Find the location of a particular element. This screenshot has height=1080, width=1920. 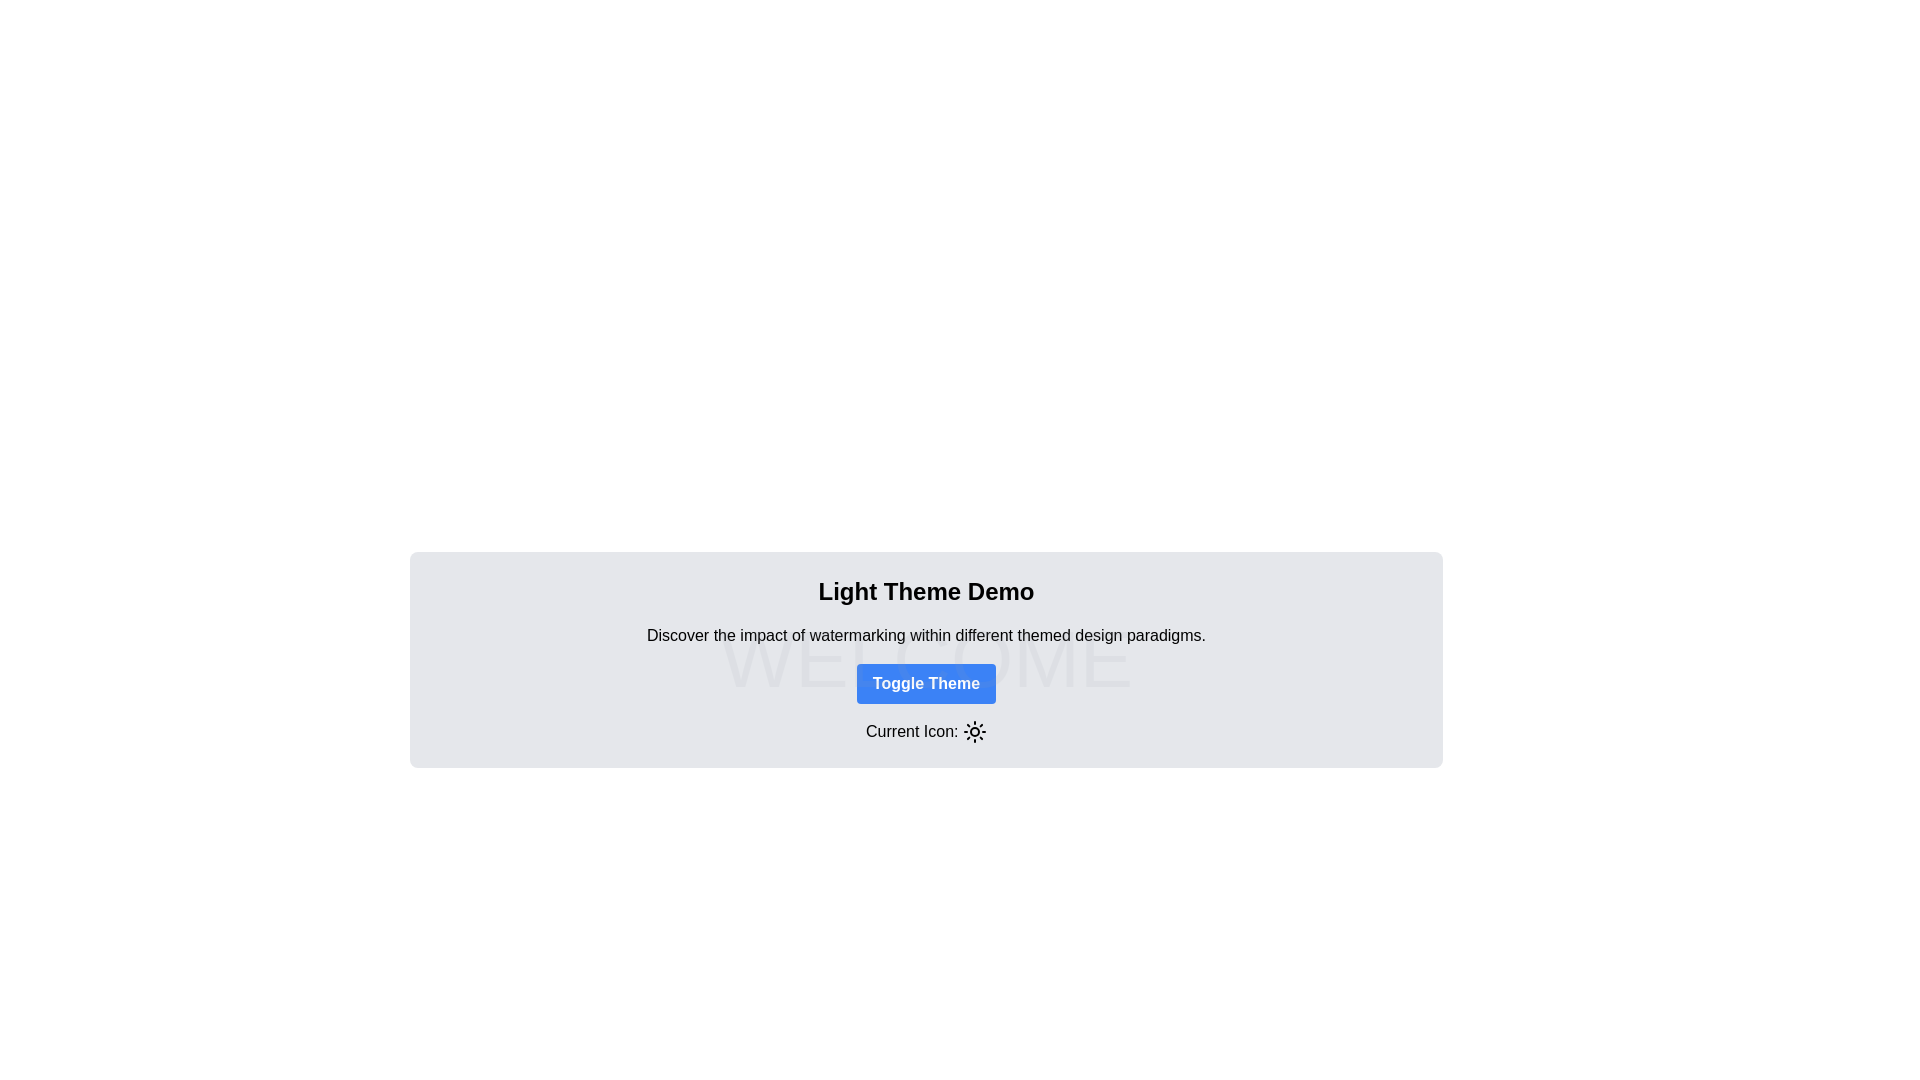

the informative text block positioned below the 'Light Theme Demo' heading and above the 'Toggle Theme' button is located at coordinates (925, 635).